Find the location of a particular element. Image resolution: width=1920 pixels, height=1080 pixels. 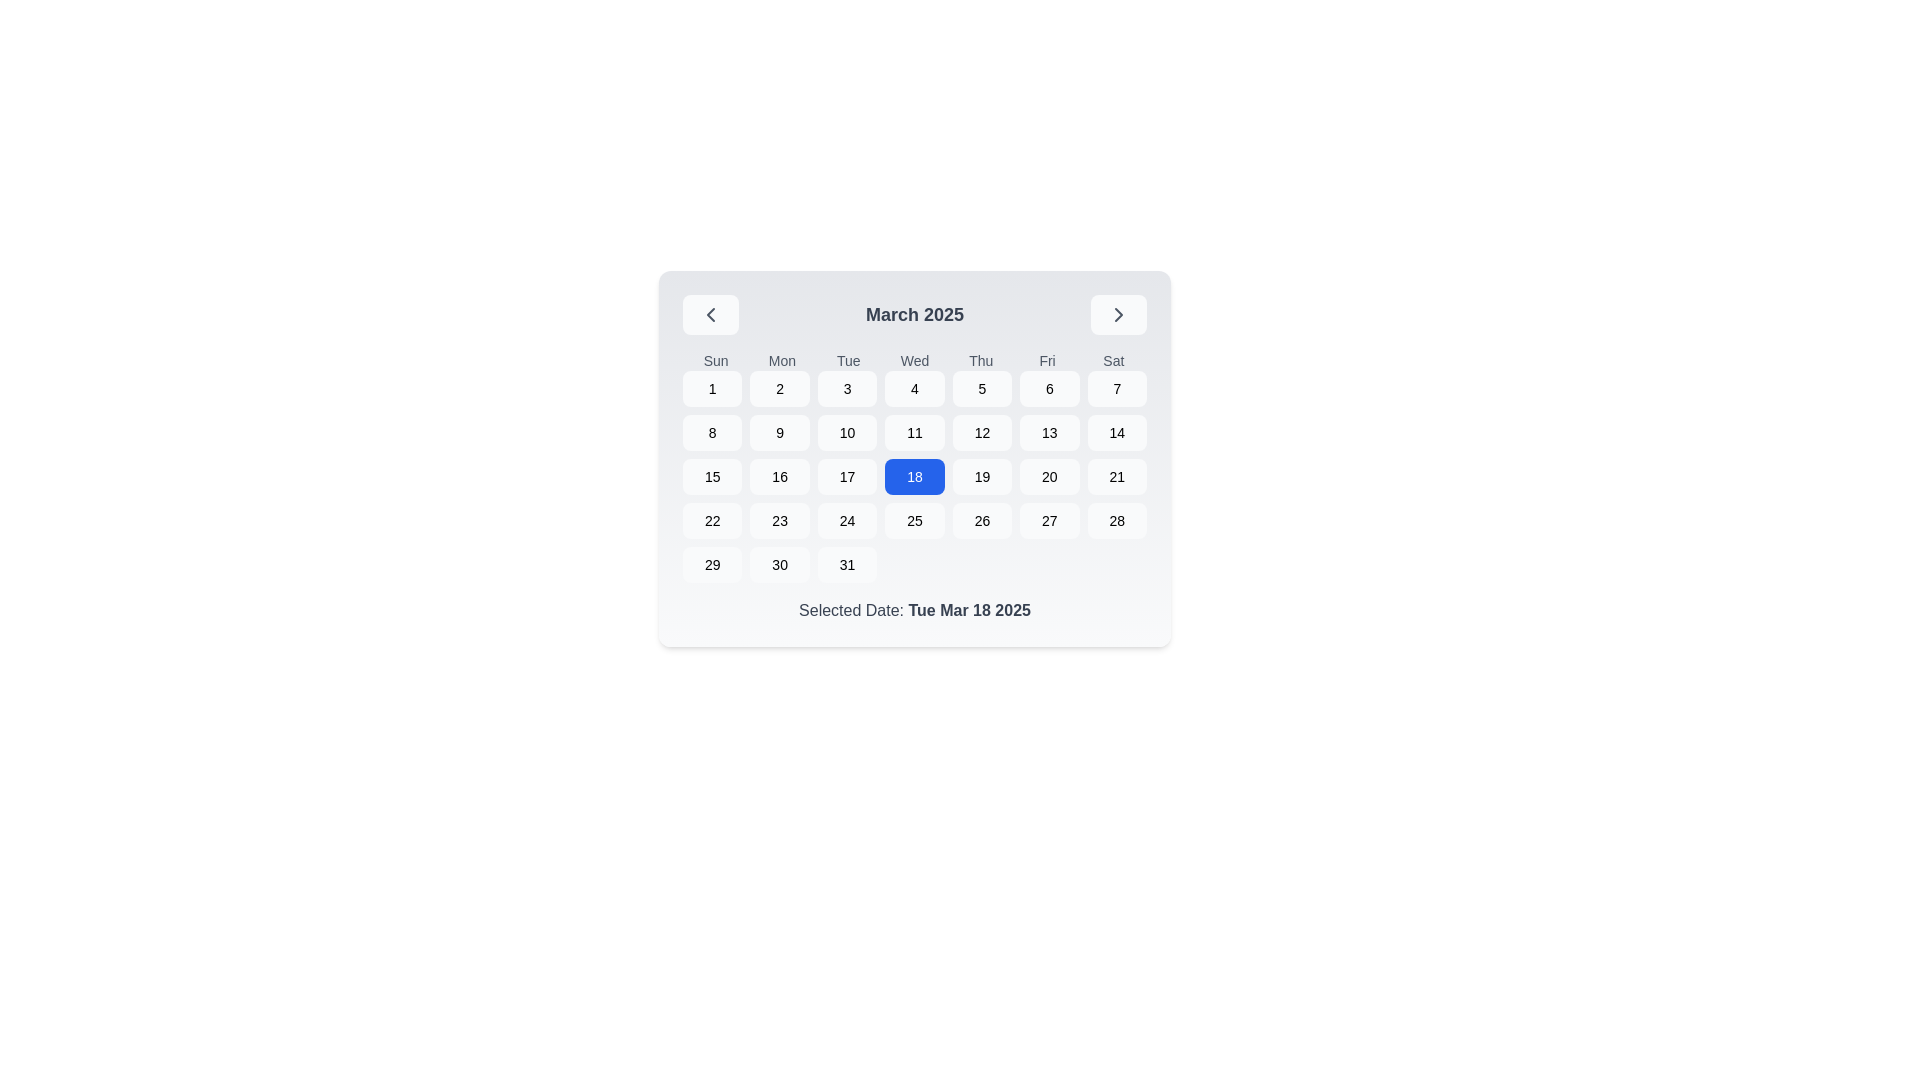

the text label representing 'Wed' in the weekly calendar view, which is positioned fourth from the left in the top row of the calendar component is located at coordinates (914, 361).